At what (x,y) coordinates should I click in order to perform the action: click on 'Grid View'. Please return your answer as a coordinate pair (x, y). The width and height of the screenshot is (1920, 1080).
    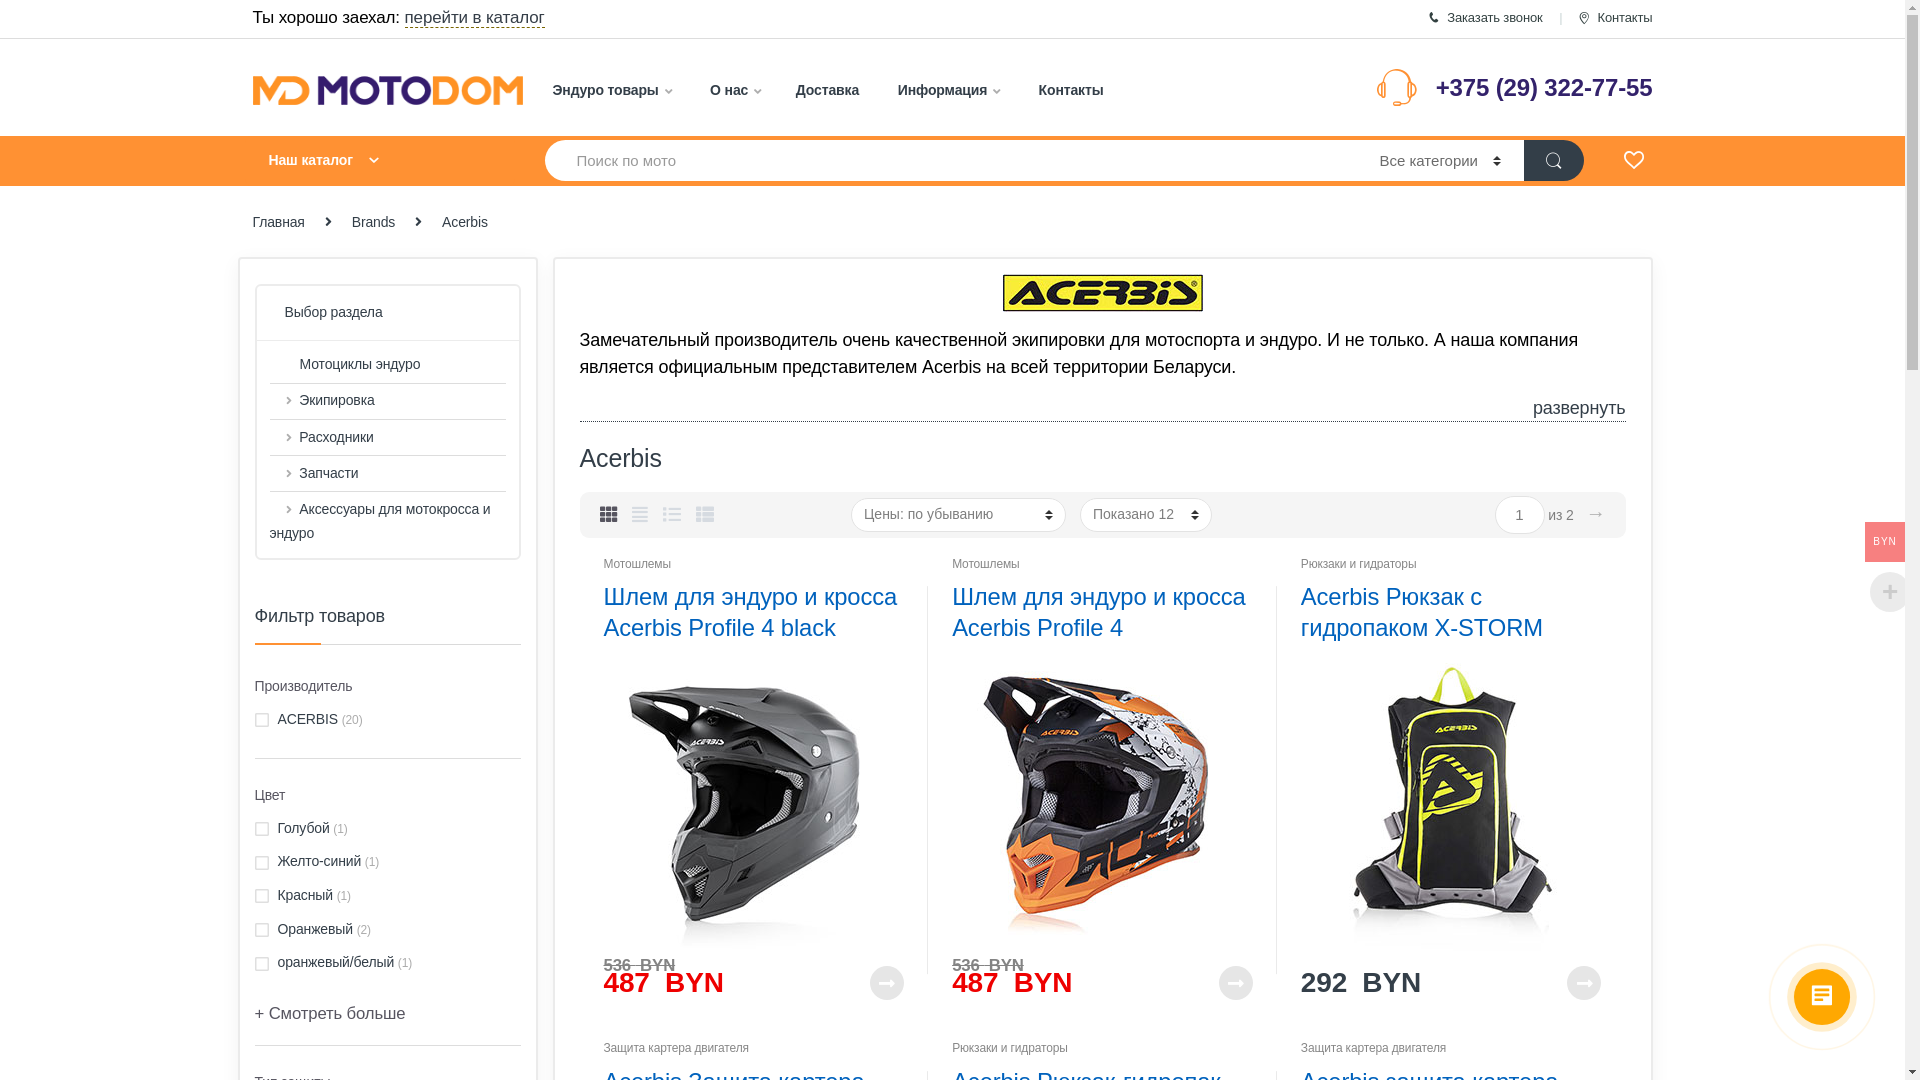
    Looking at the image, I should click on (599, 514).